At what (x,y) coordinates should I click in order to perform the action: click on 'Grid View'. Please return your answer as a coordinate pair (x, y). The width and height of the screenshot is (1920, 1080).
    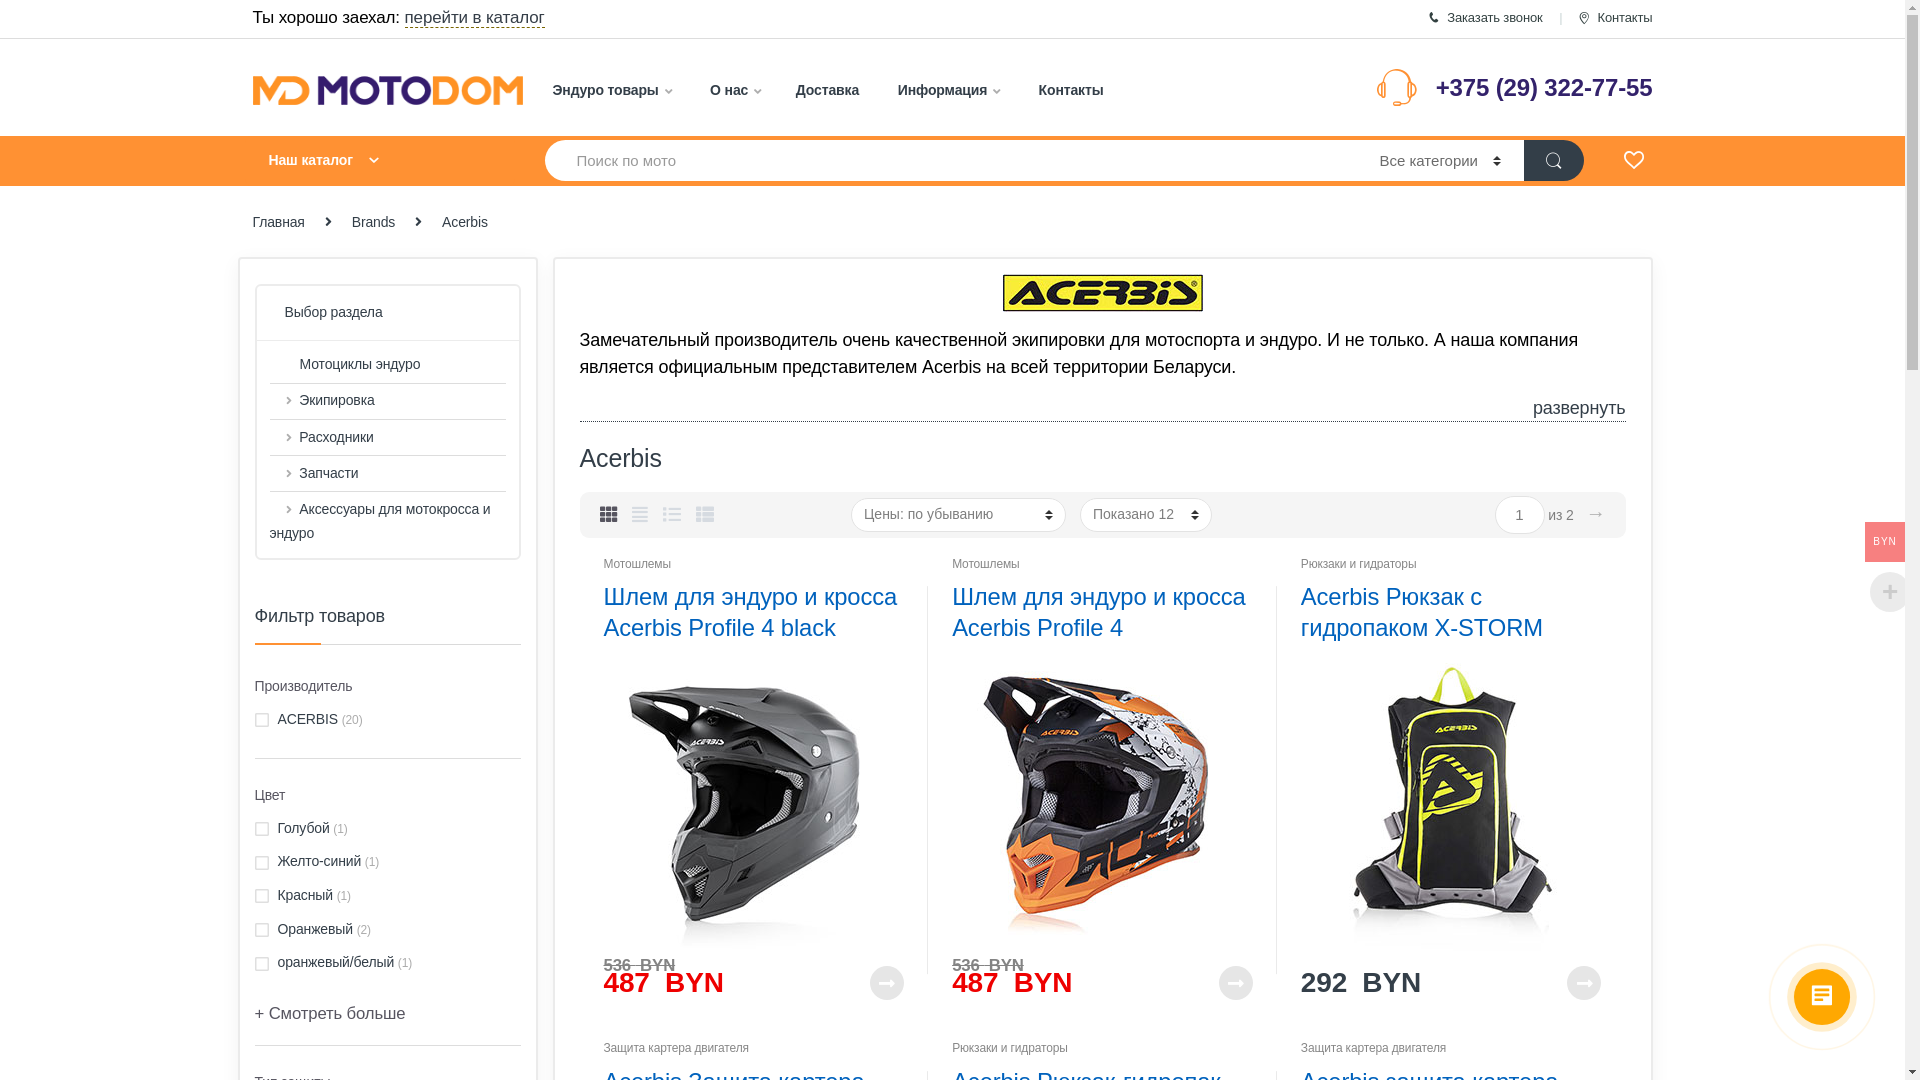
    Looking at the image, I should click on (599, 514).